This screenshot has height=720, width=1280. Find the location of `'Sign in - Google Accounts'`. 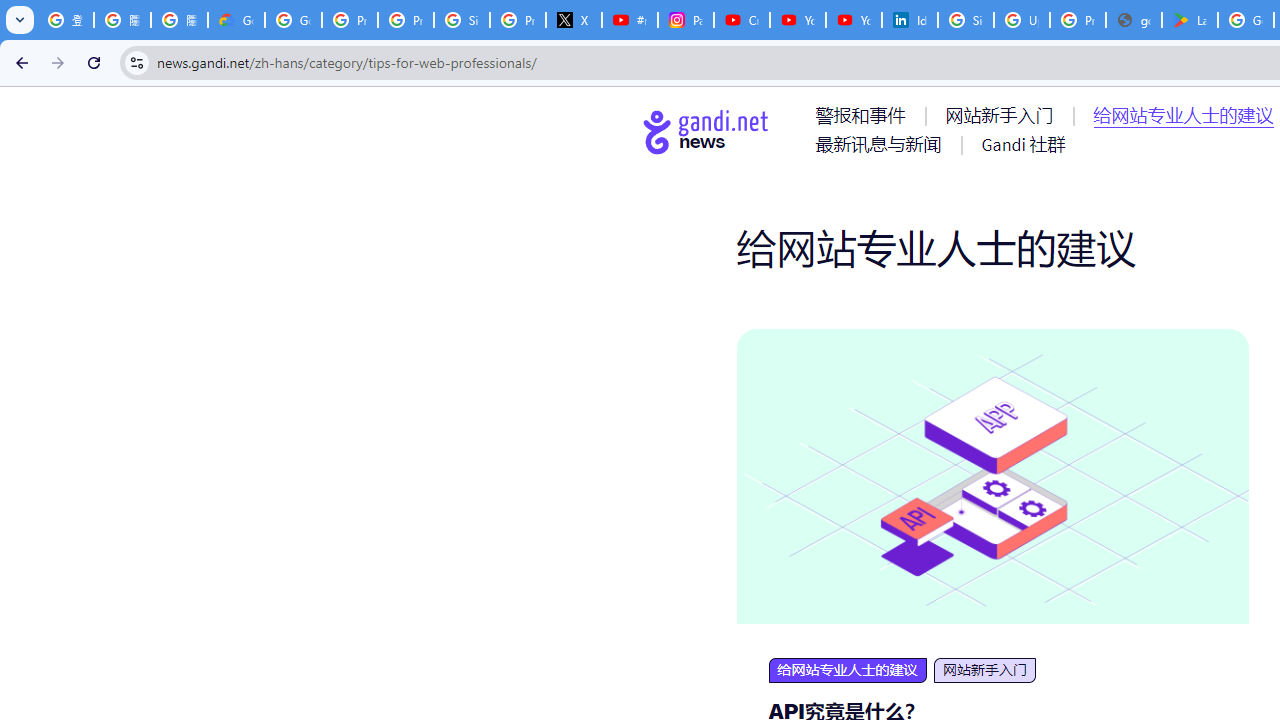

'Sign in - Google Accounts' is located at coordinates (966, 20).